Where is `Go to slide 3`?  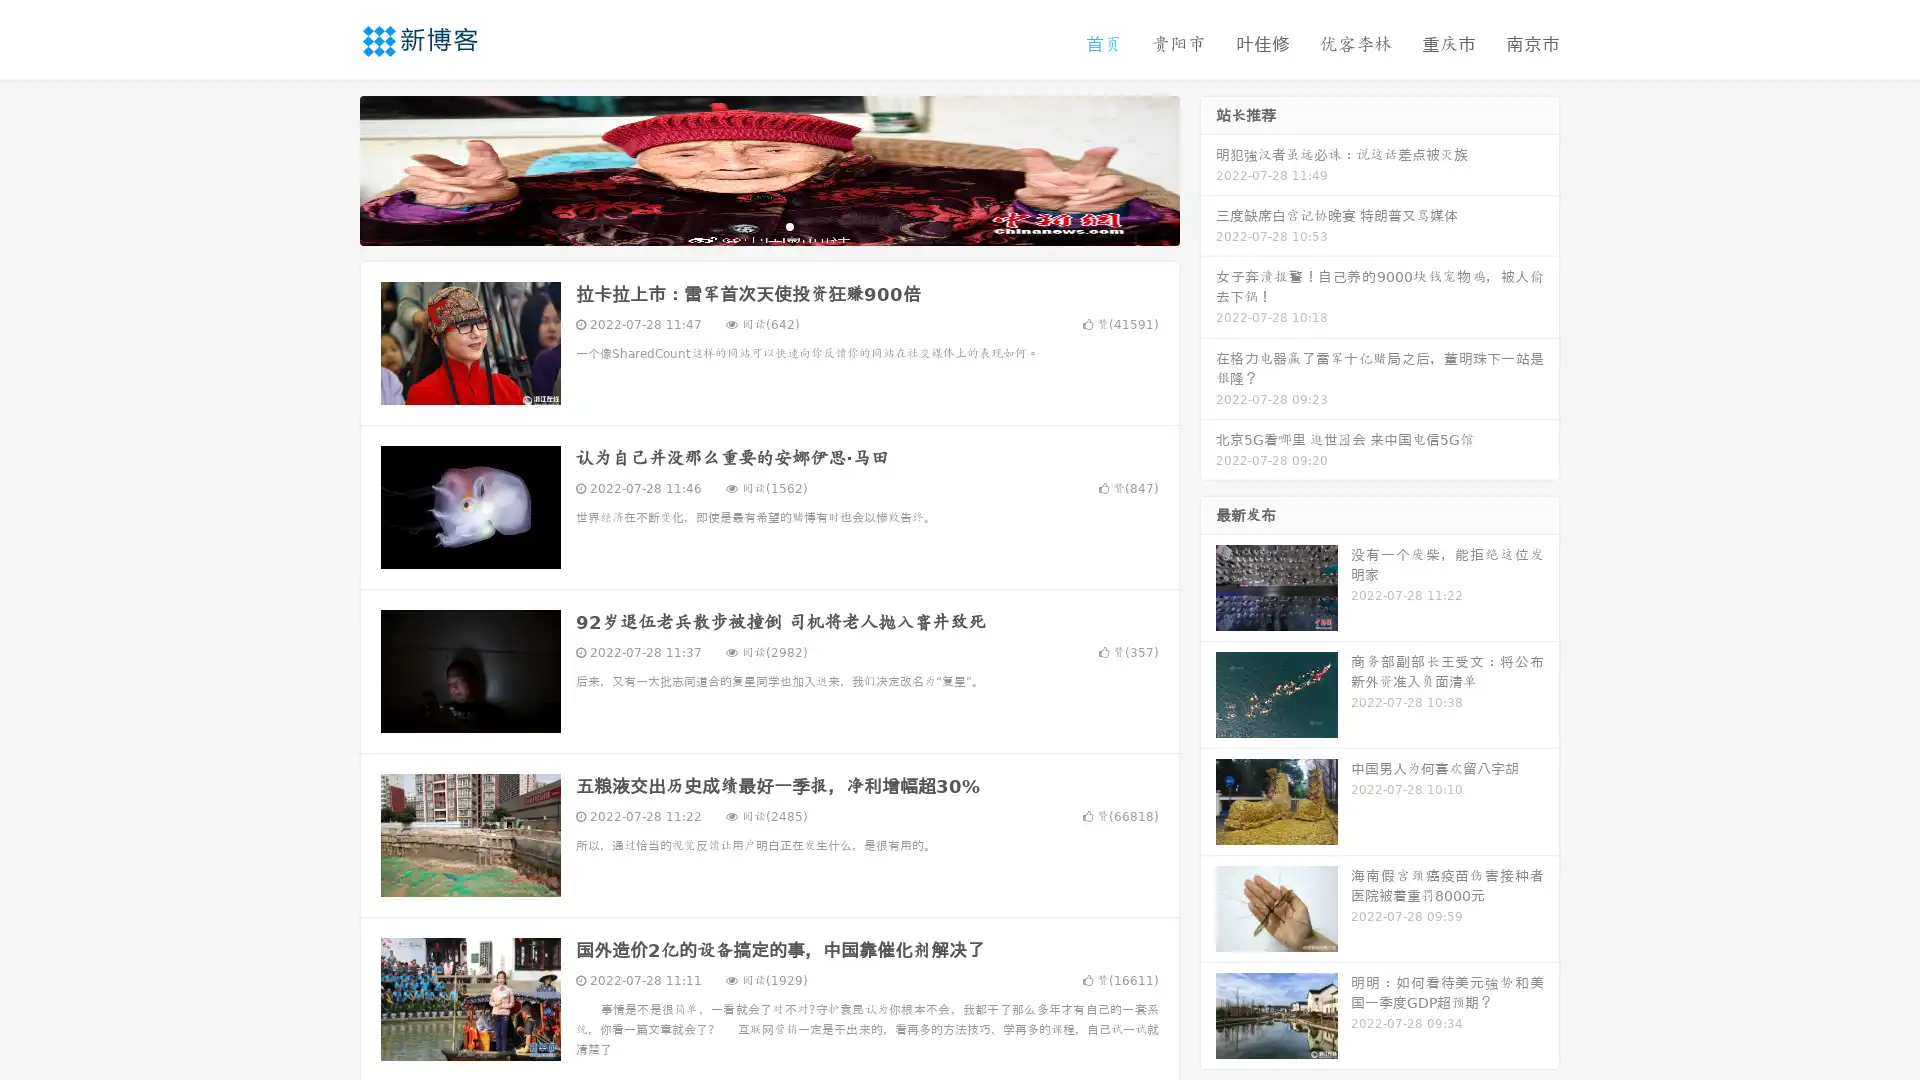 Go to slide 3 is located at coordinates (789, 225).